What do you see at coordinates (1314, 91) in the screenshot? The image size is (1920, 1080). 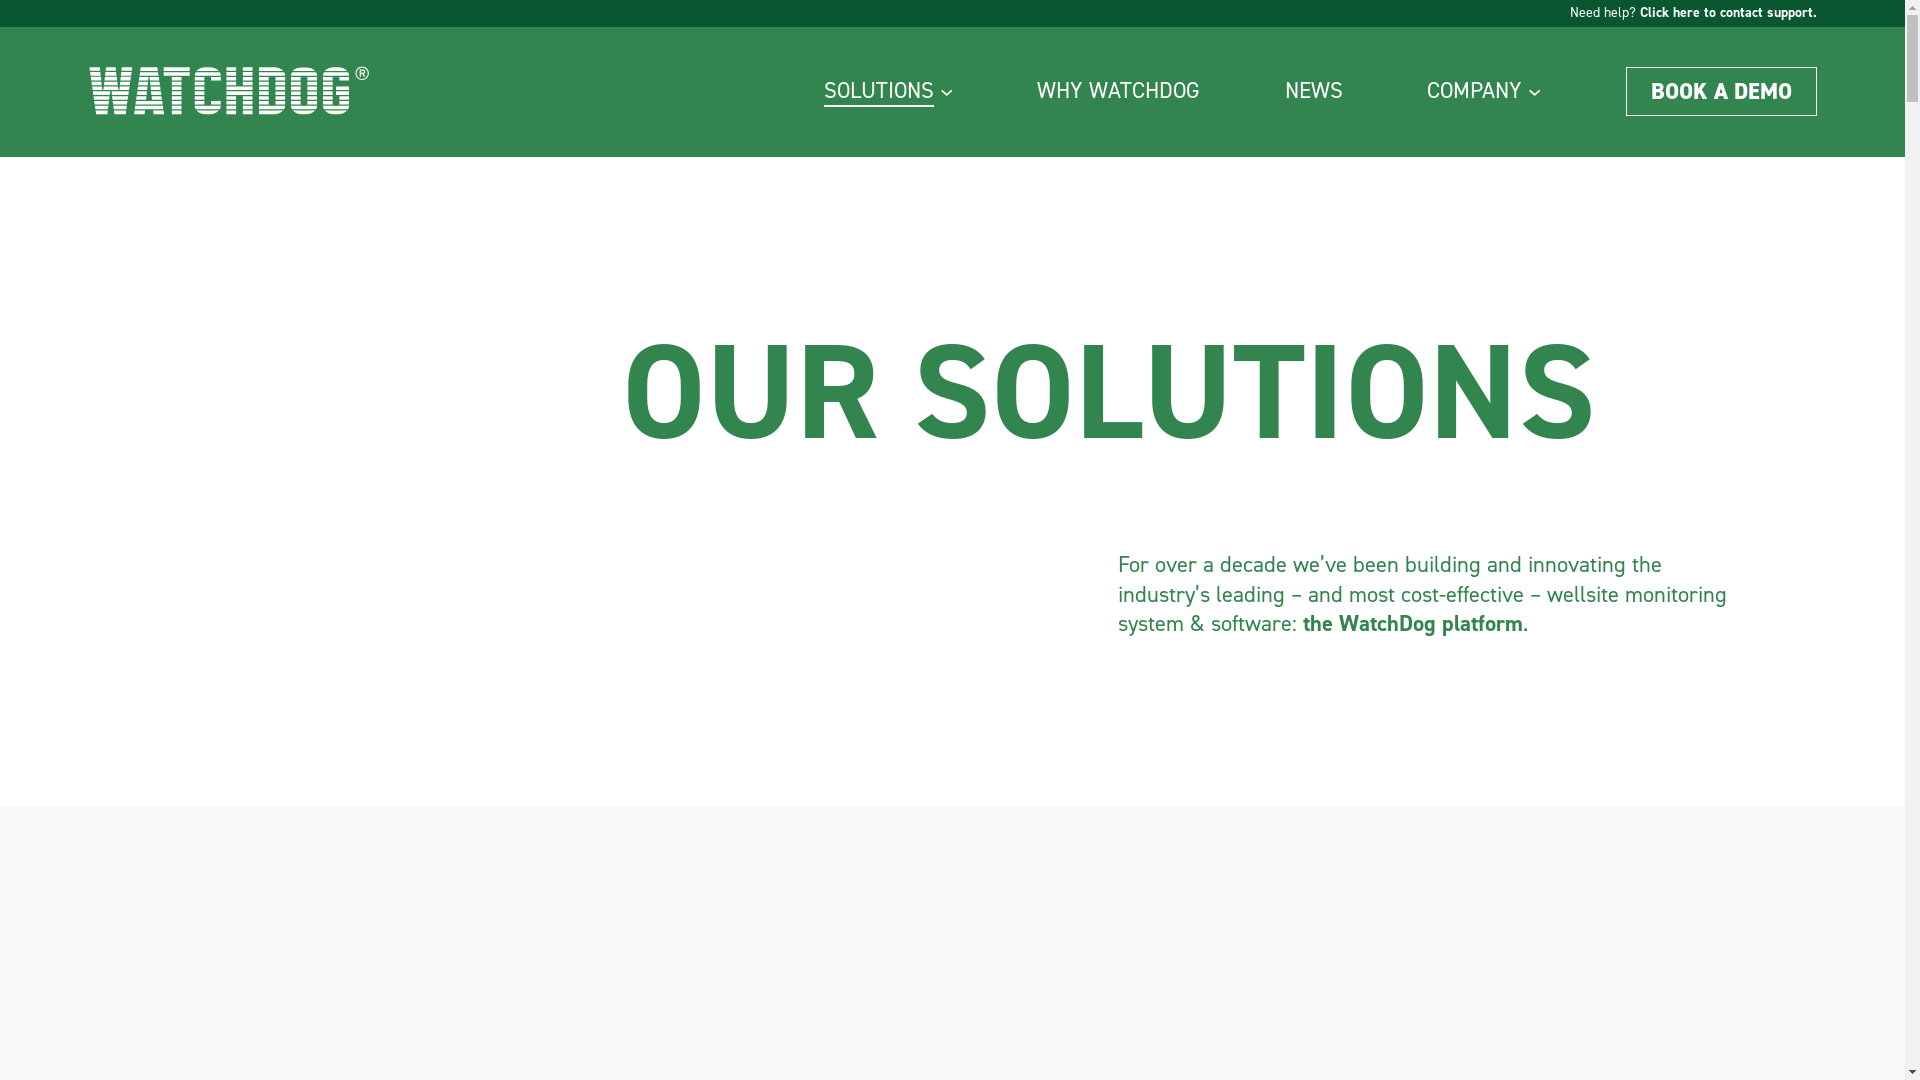 I see `'NEWS'` at bounding box center [1314, 91].